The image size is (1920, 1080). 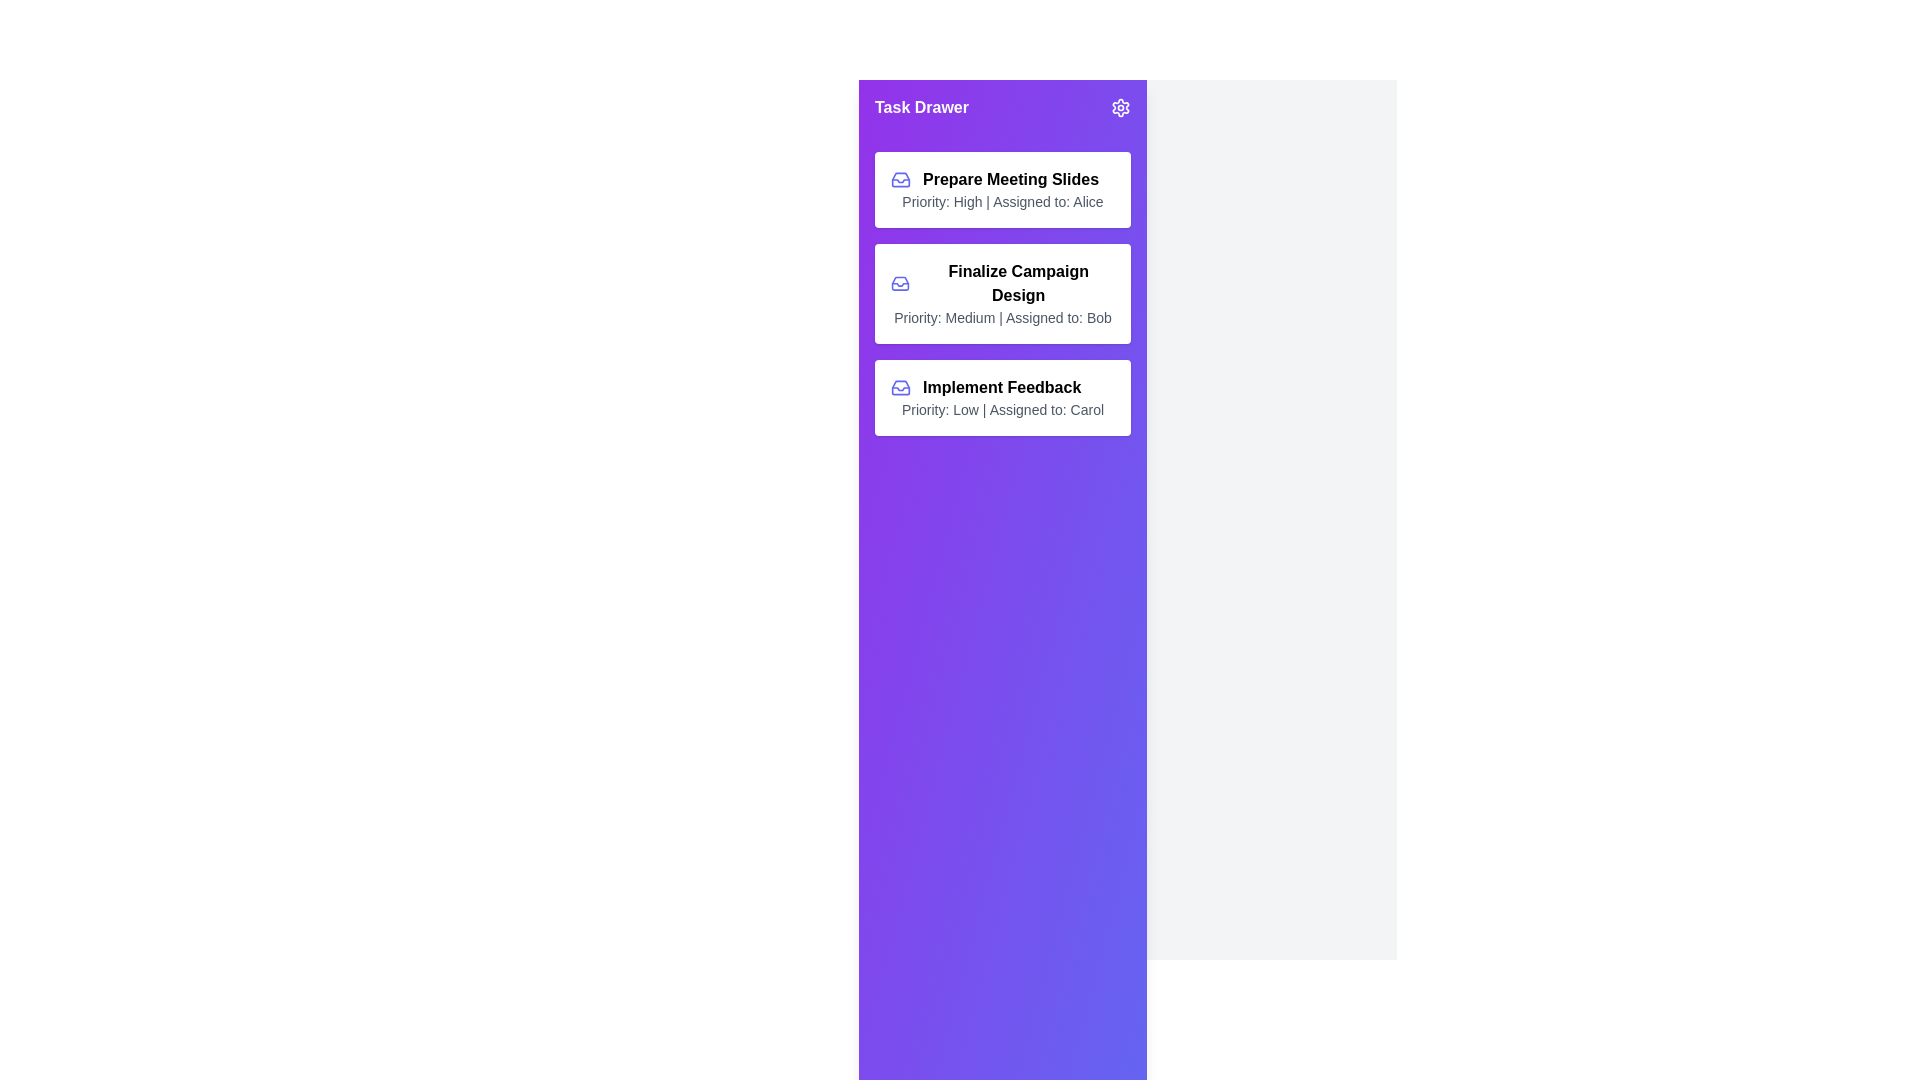 What do you see at coordinates (1121, 108) in the screenshot?
I see `the settings icon to access settings` at bounding box center [1121, 108].